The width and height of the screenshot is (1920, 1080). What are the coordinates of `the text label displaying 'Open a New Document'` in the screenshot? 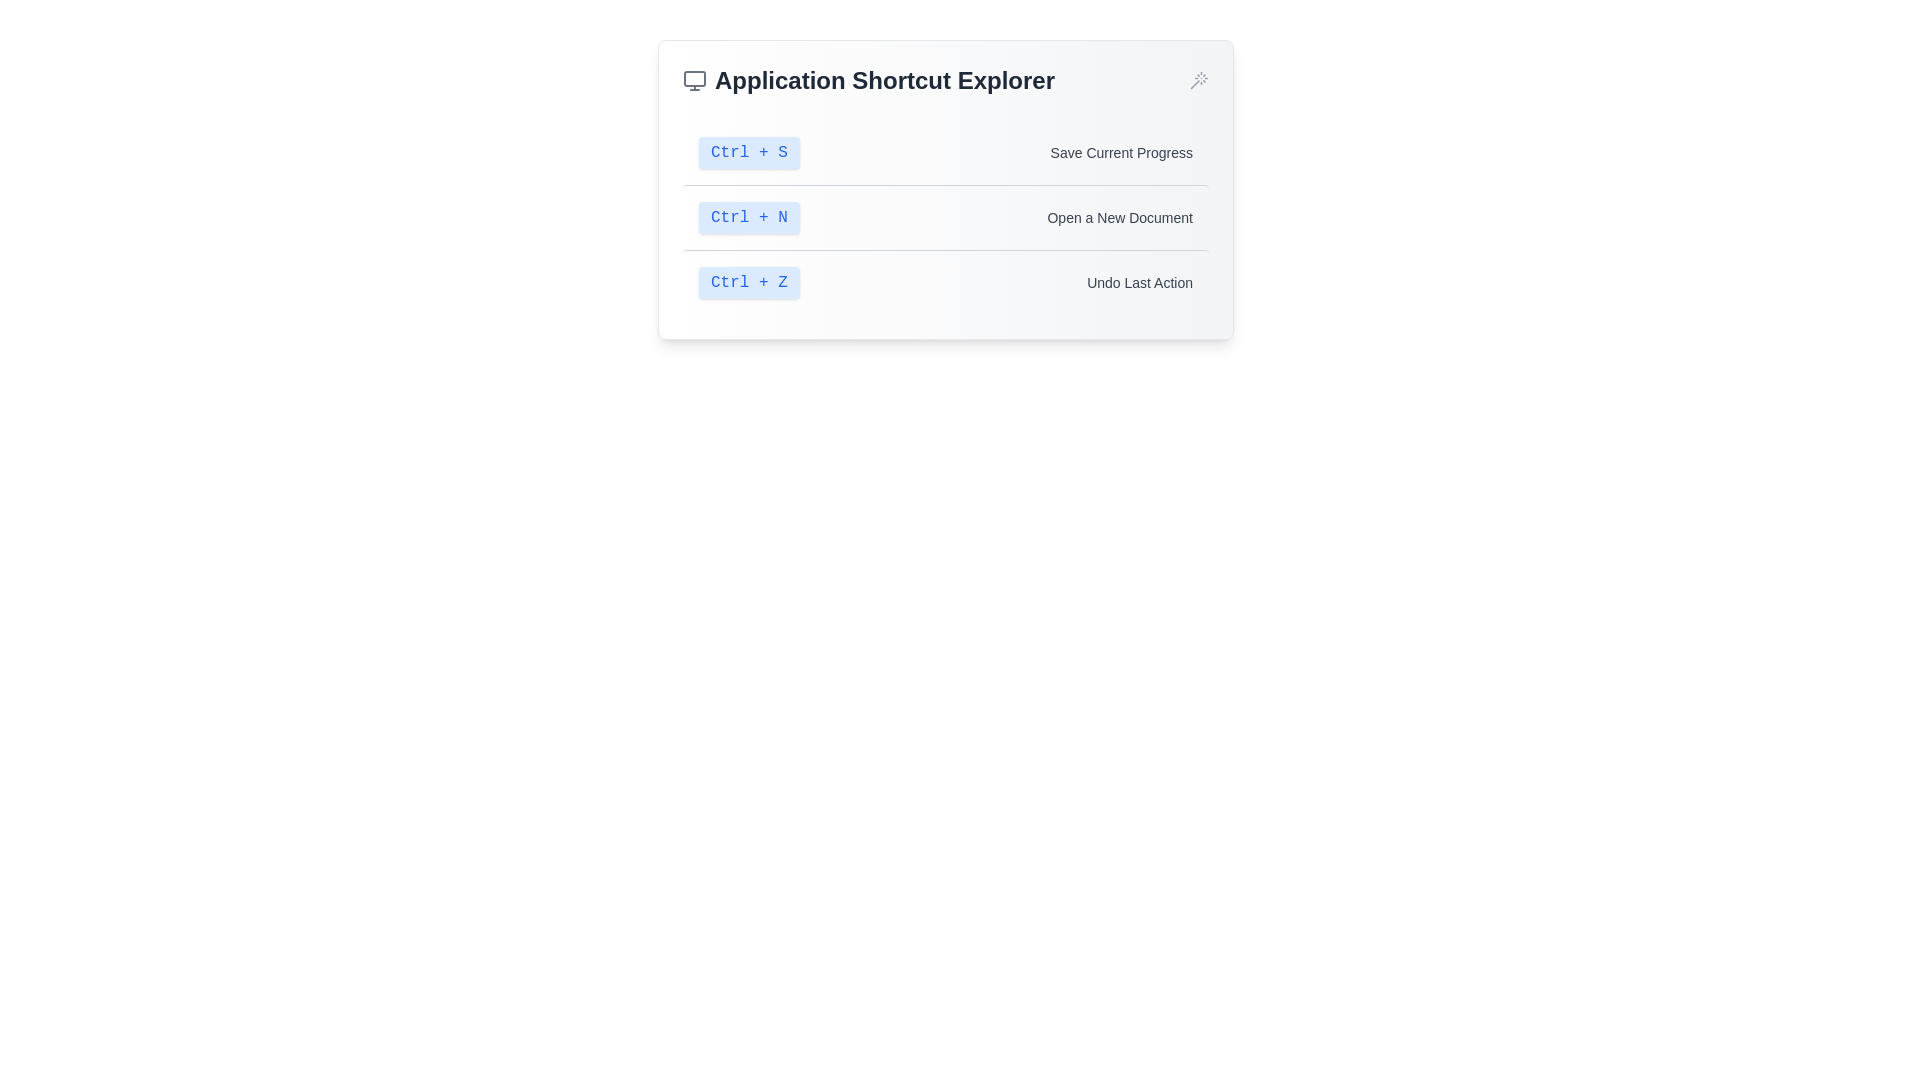 It's located at (1120, 218).